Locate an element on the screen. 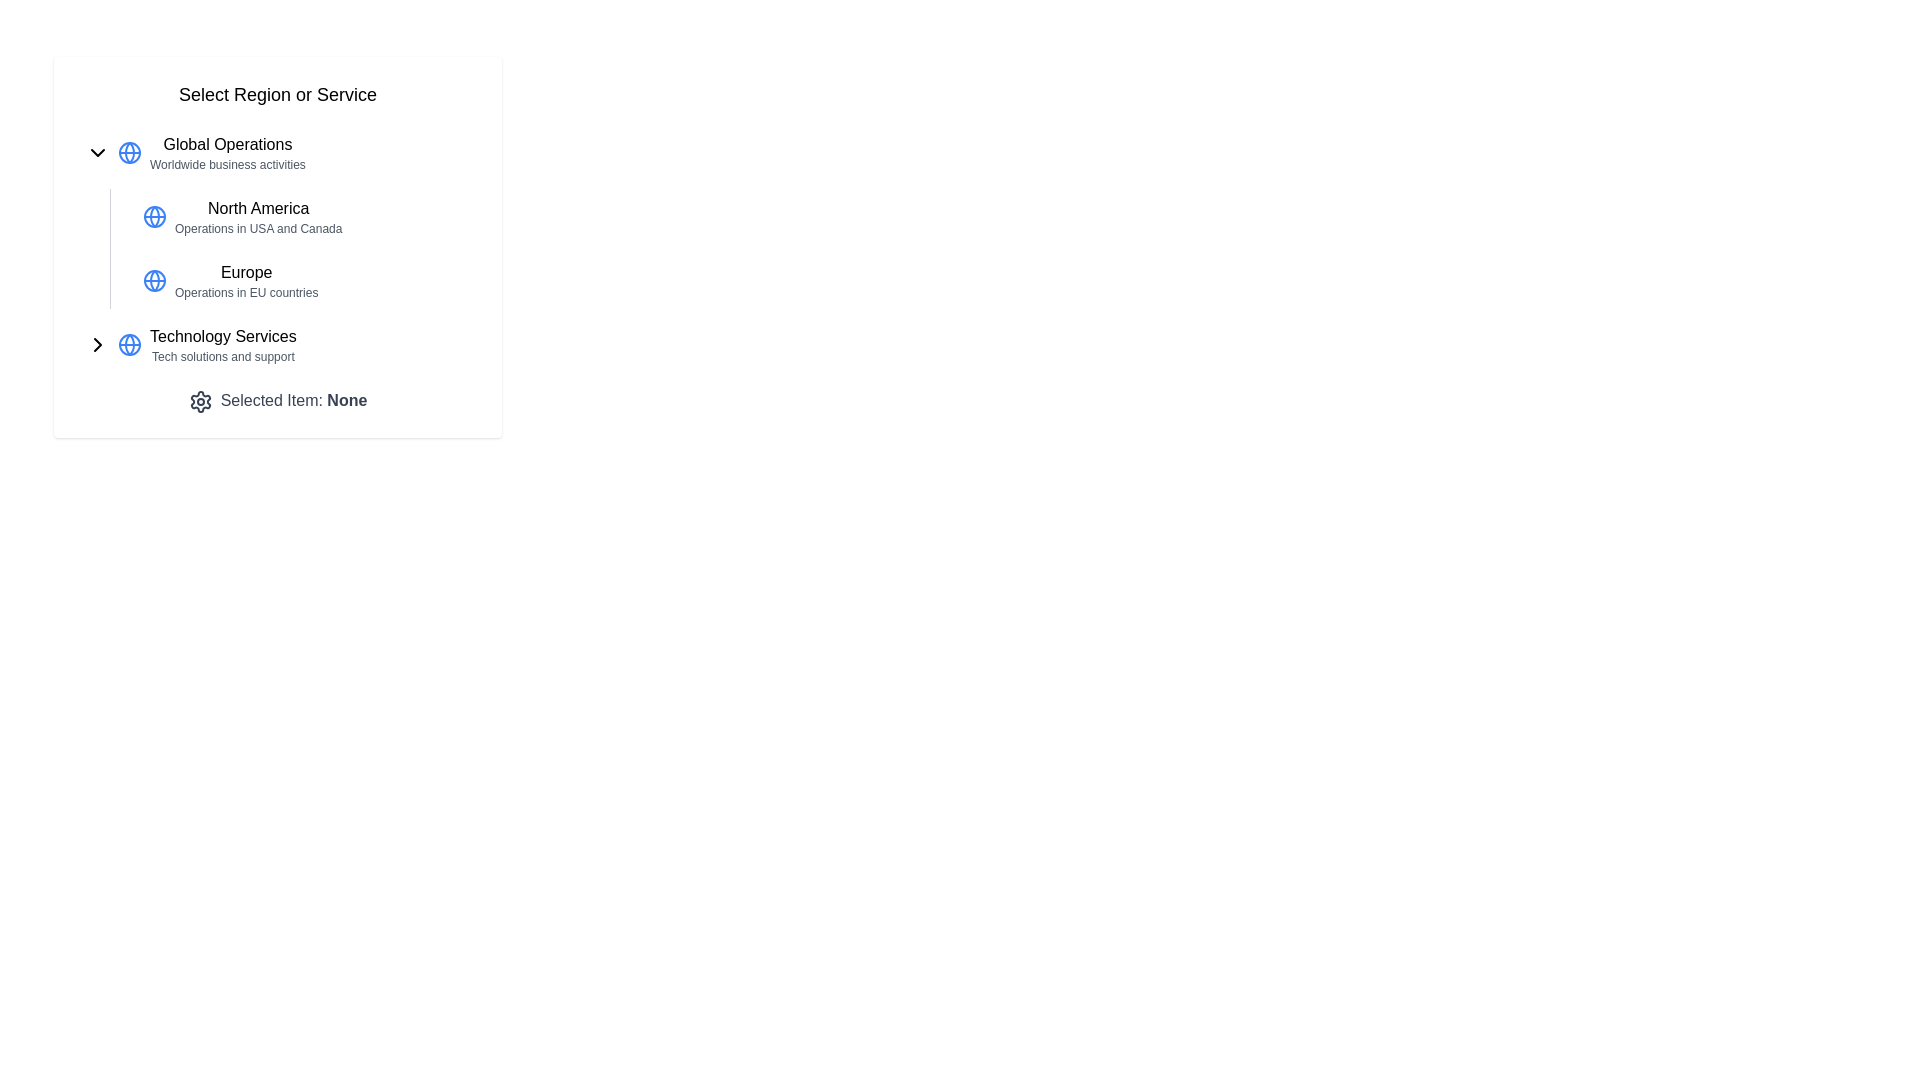 Image resolution: width=1920 pixels, height=1080 pixels. the settings icon located to the left of the text 'Selected Item: None' is located at coordinates (200, 401).